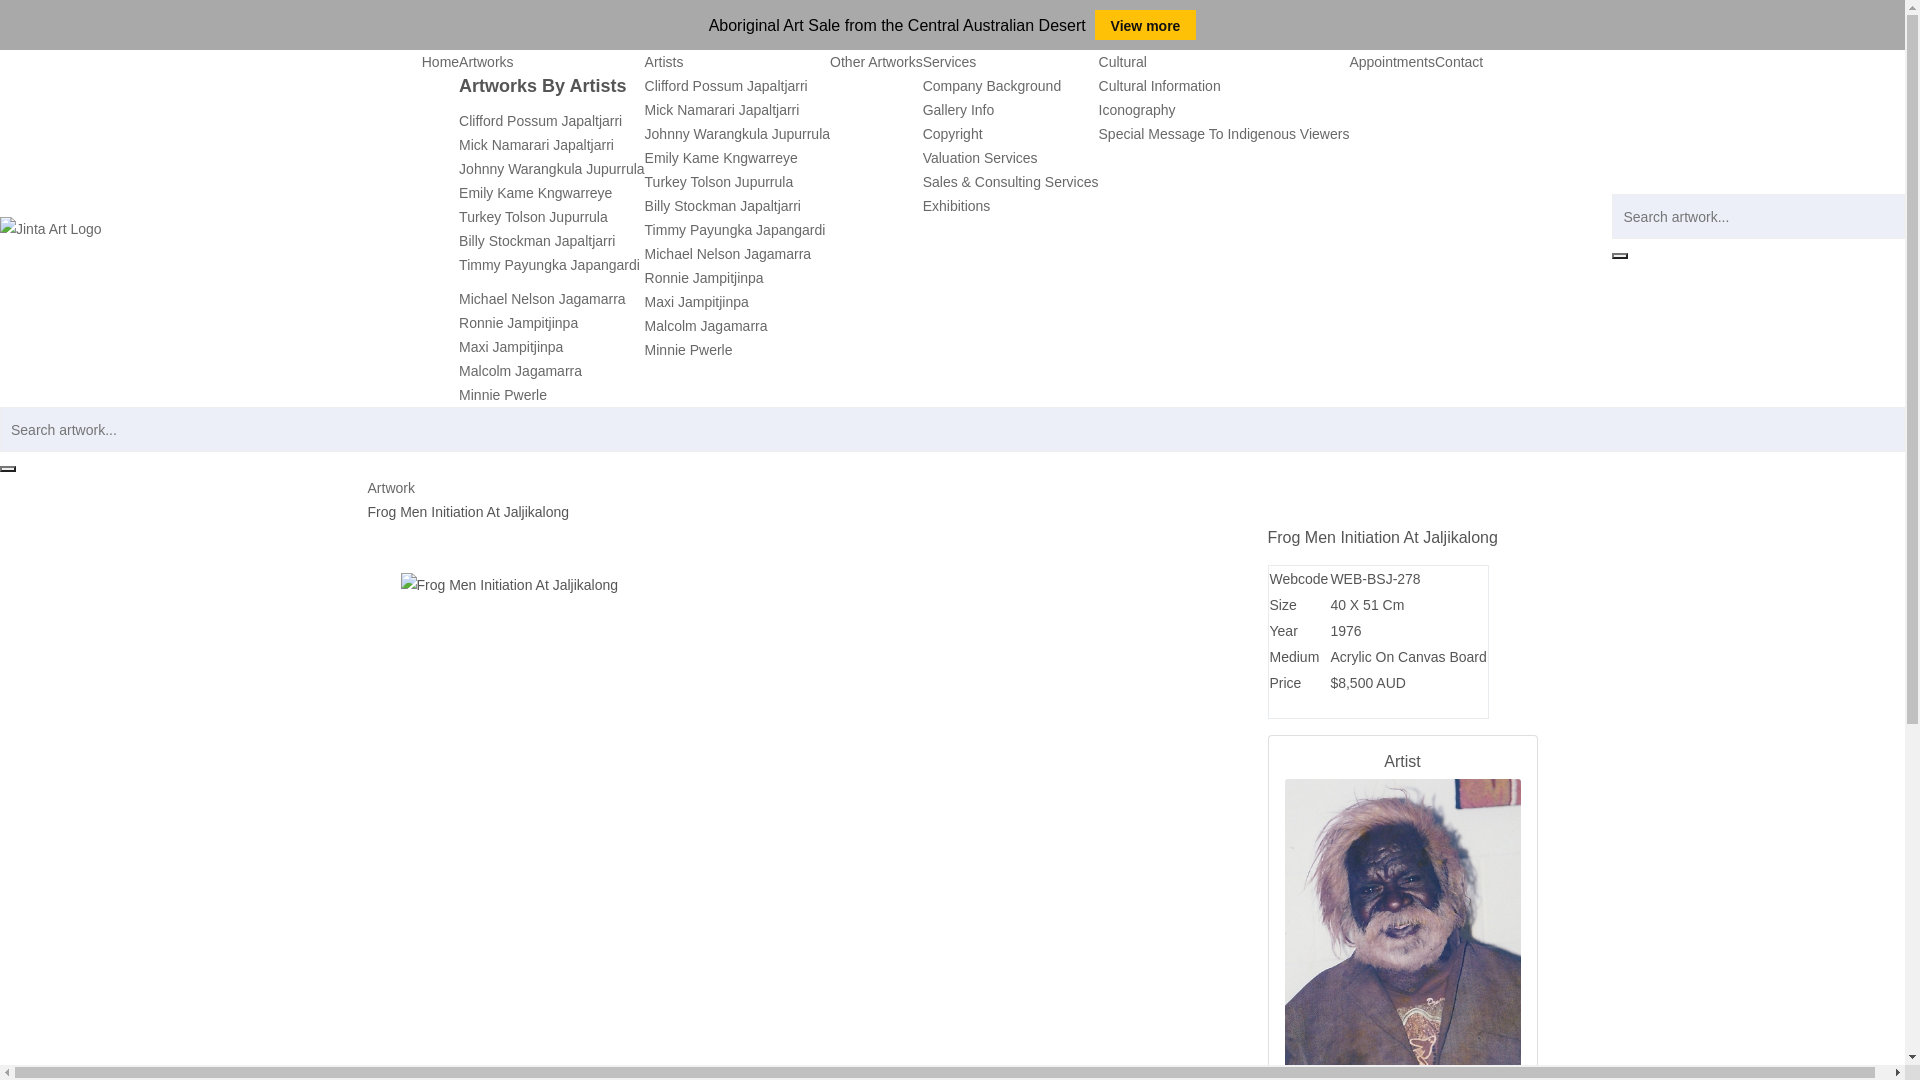 This screenshot has height=1080, width=1920. I want to click on 'Gallery Info', so click(958, 110).